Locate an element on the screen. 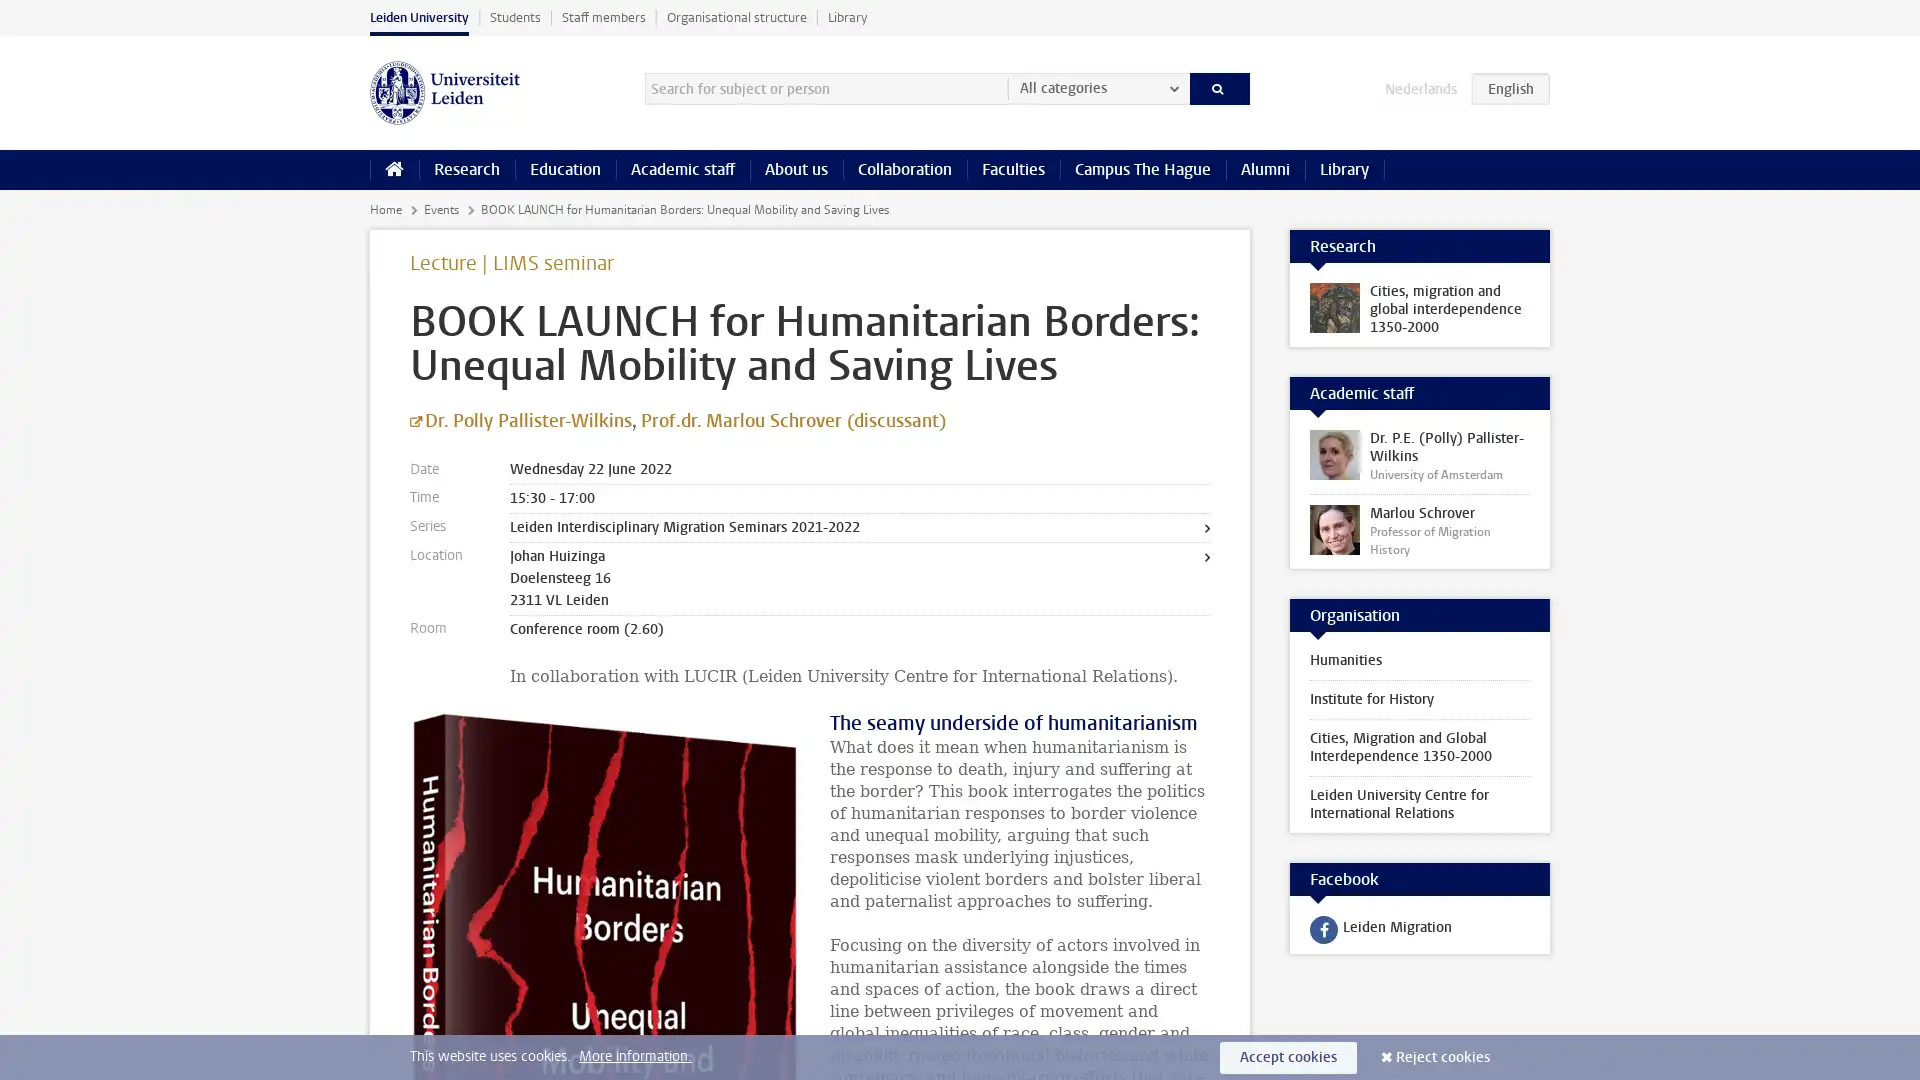 The height and width of the screenshot is (1080, 1920). Accept cookies is located at coordinates (1288, 1056).